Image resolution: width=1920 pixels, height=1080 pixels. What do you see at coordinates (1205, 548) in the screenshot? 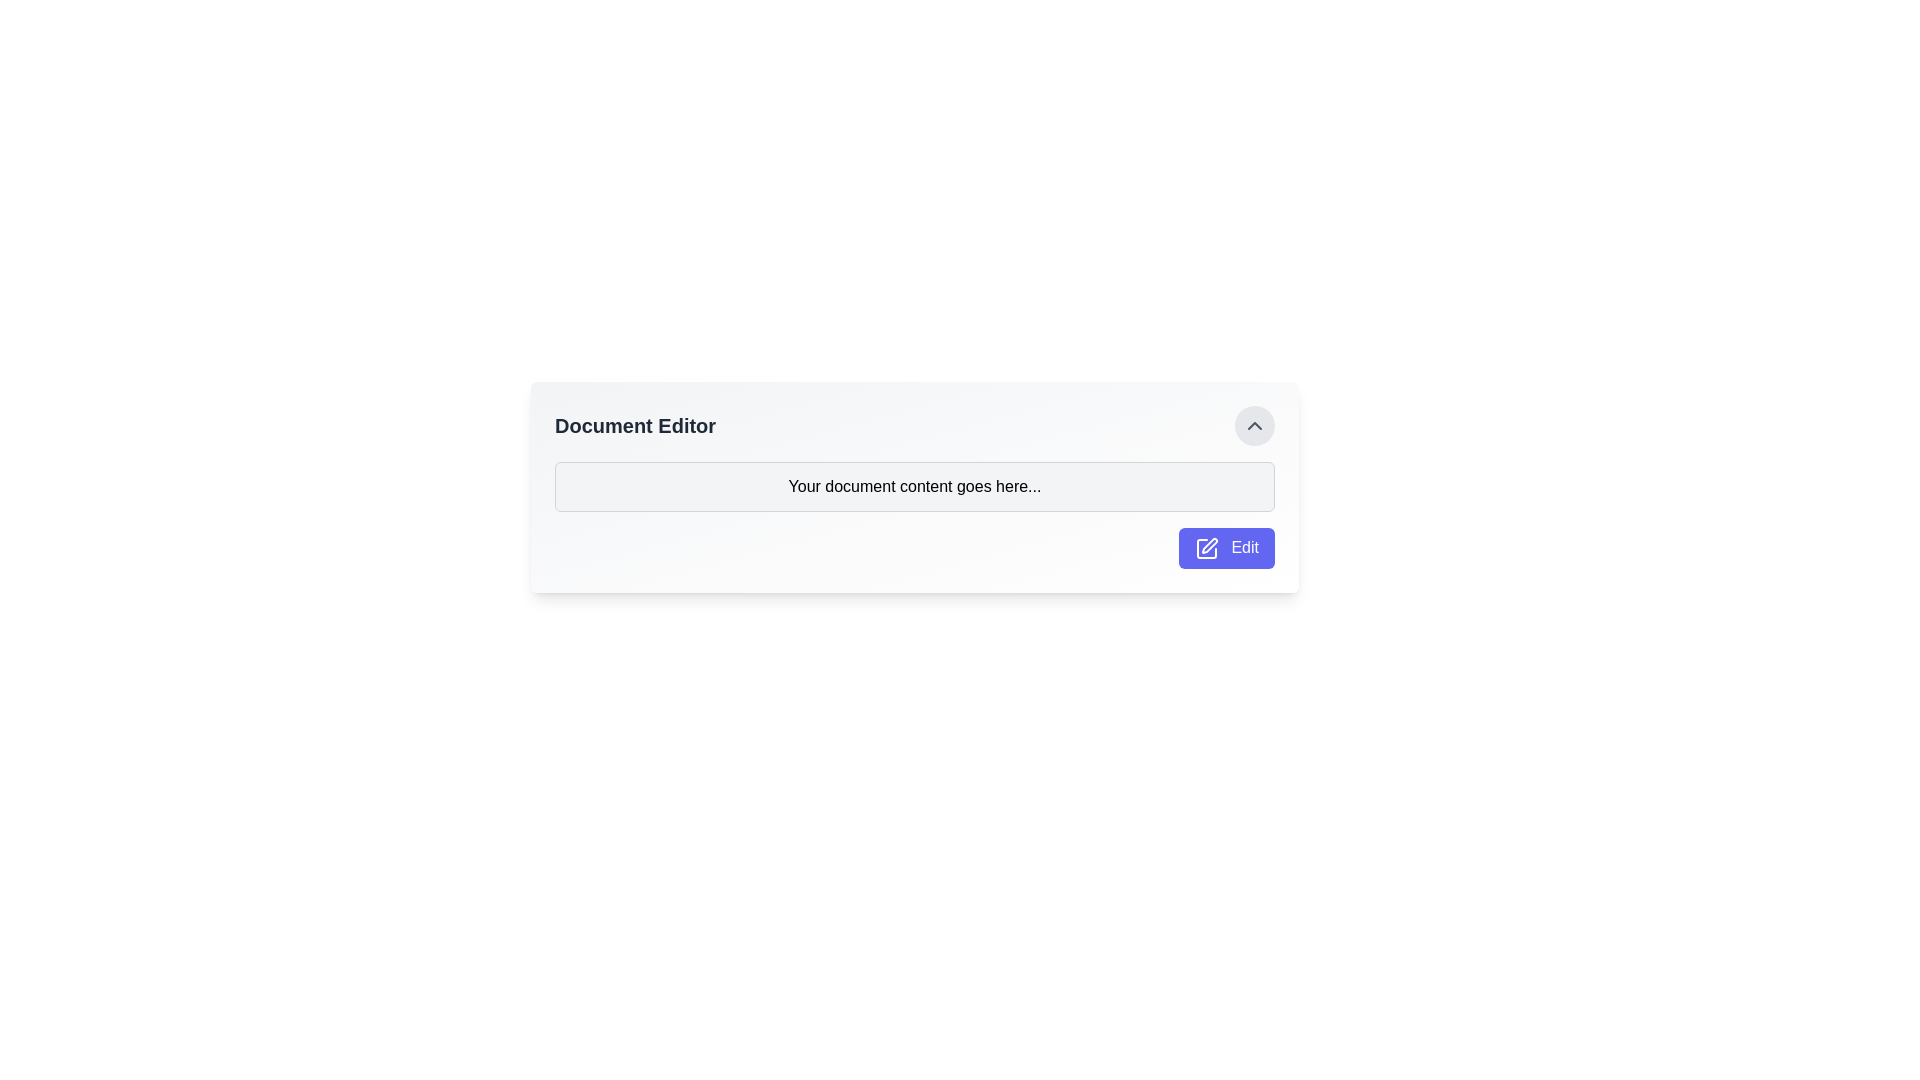
I see `the illustrative icon representing an edit or modification feature located near the bottom-right corner of the UI, adjacent to the 'Edit' button` at bounding box center [1205, 548].